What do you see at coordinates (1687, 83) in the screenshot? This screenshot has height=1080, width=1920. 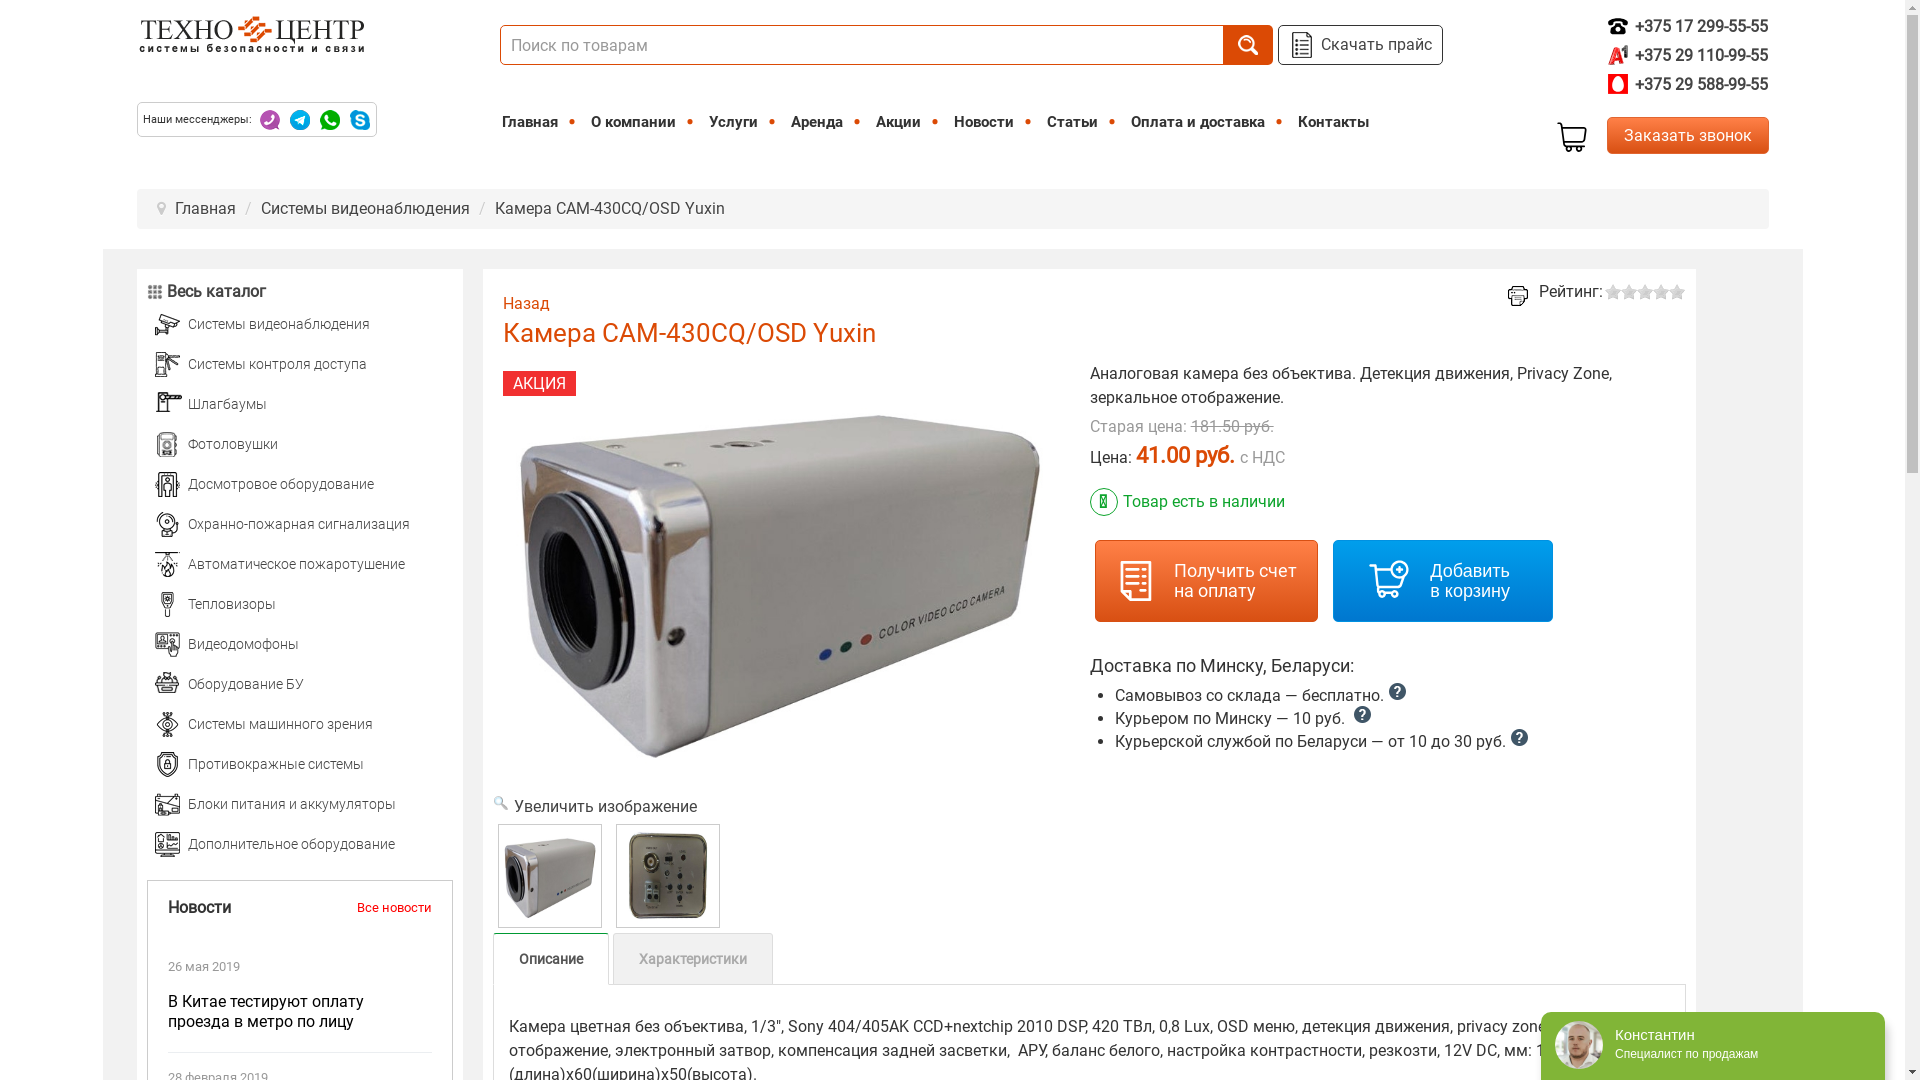 I see `'+375 29 588-99-55'` at bounding box center [1687, 83].